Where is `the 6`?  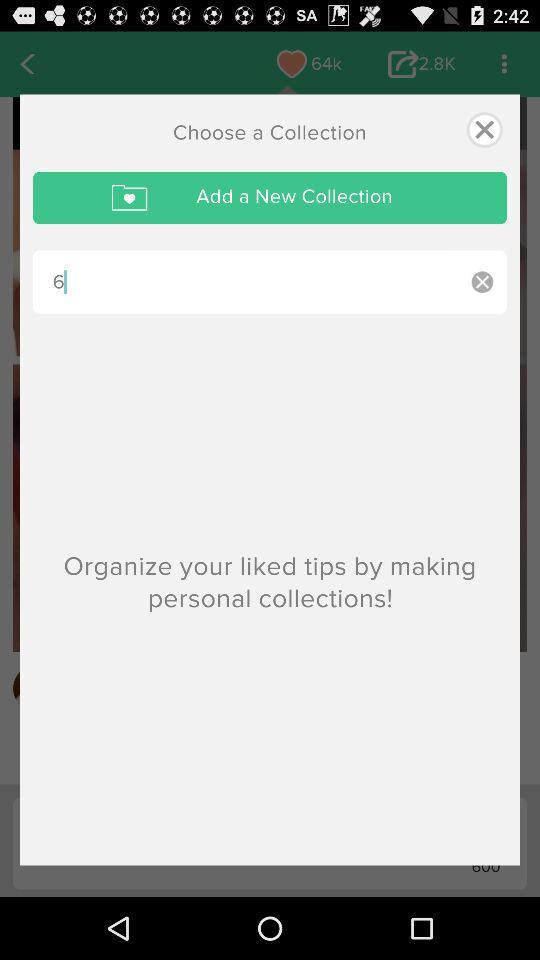 the 6 is located at coordinates (245, 281).